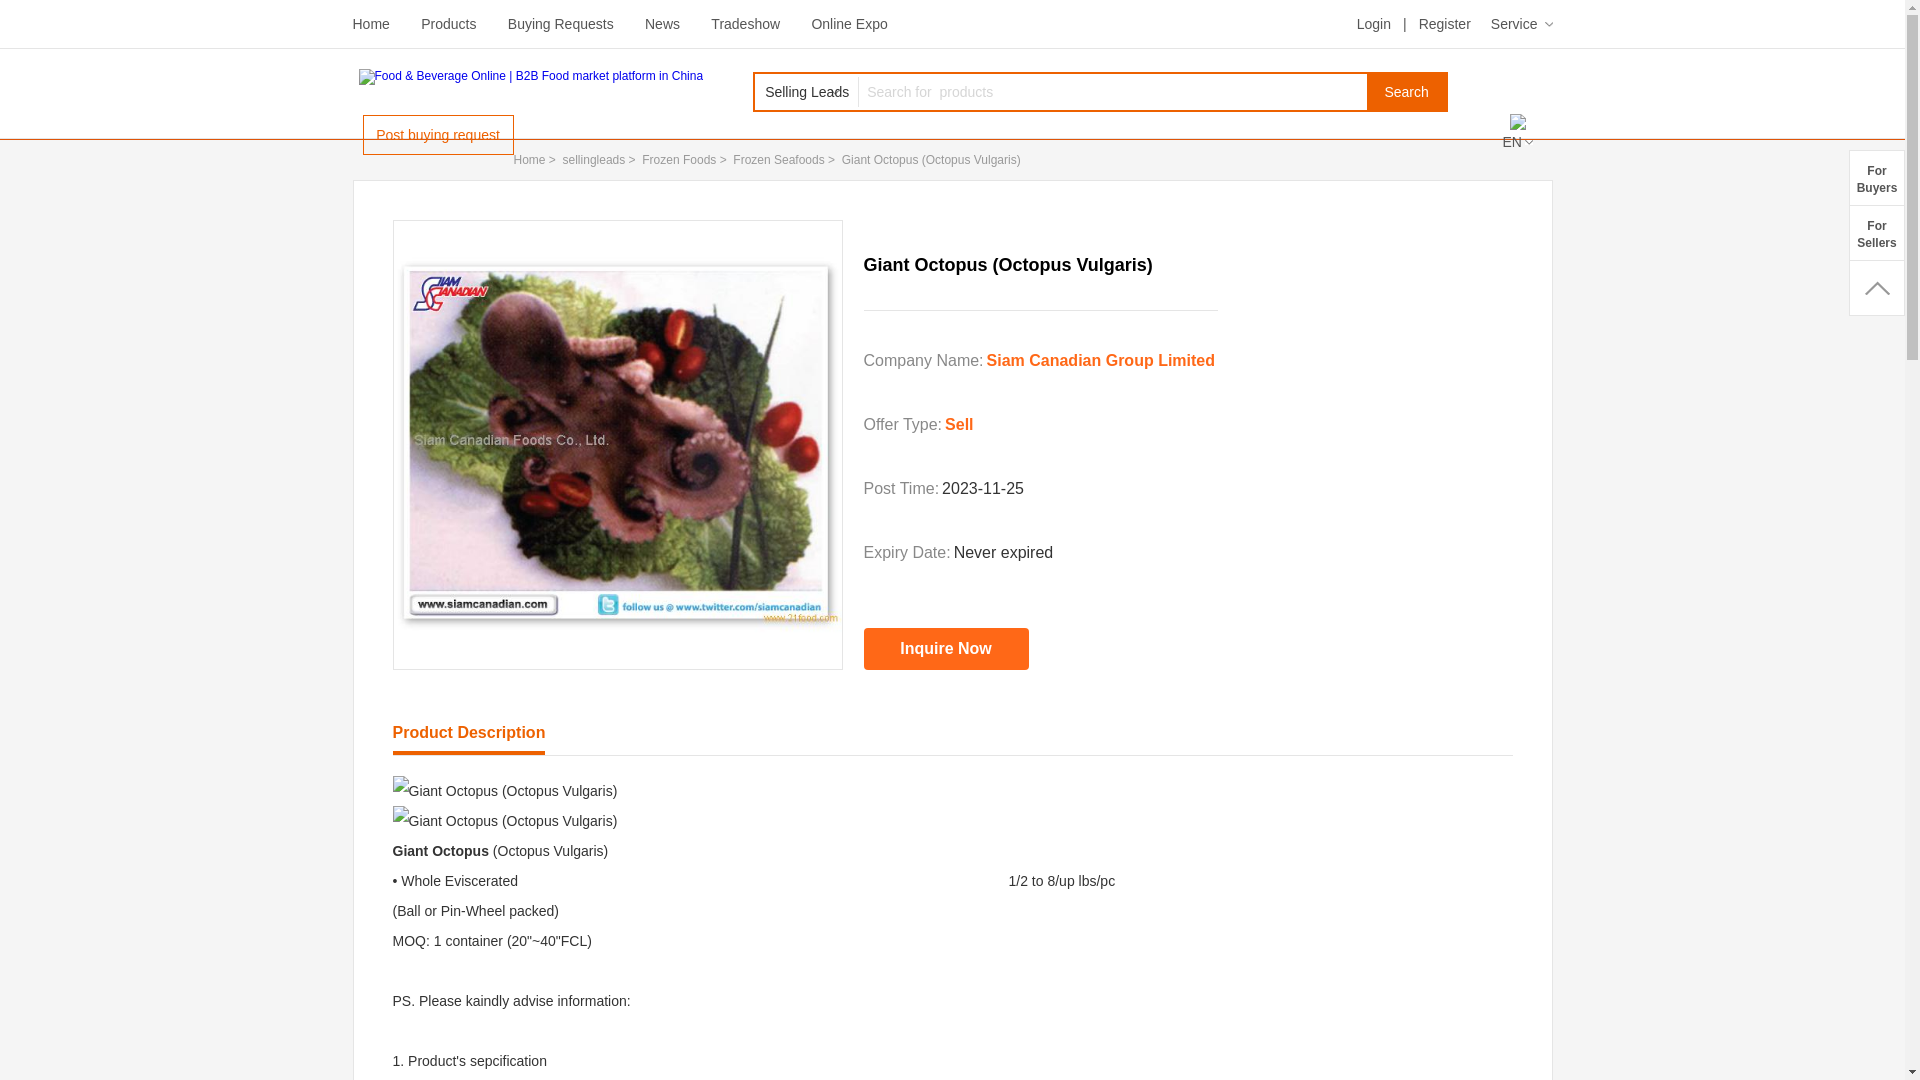 The width and height of the screenshot is (1920, 1080). I want to click on 'Products', so click(447, 23).